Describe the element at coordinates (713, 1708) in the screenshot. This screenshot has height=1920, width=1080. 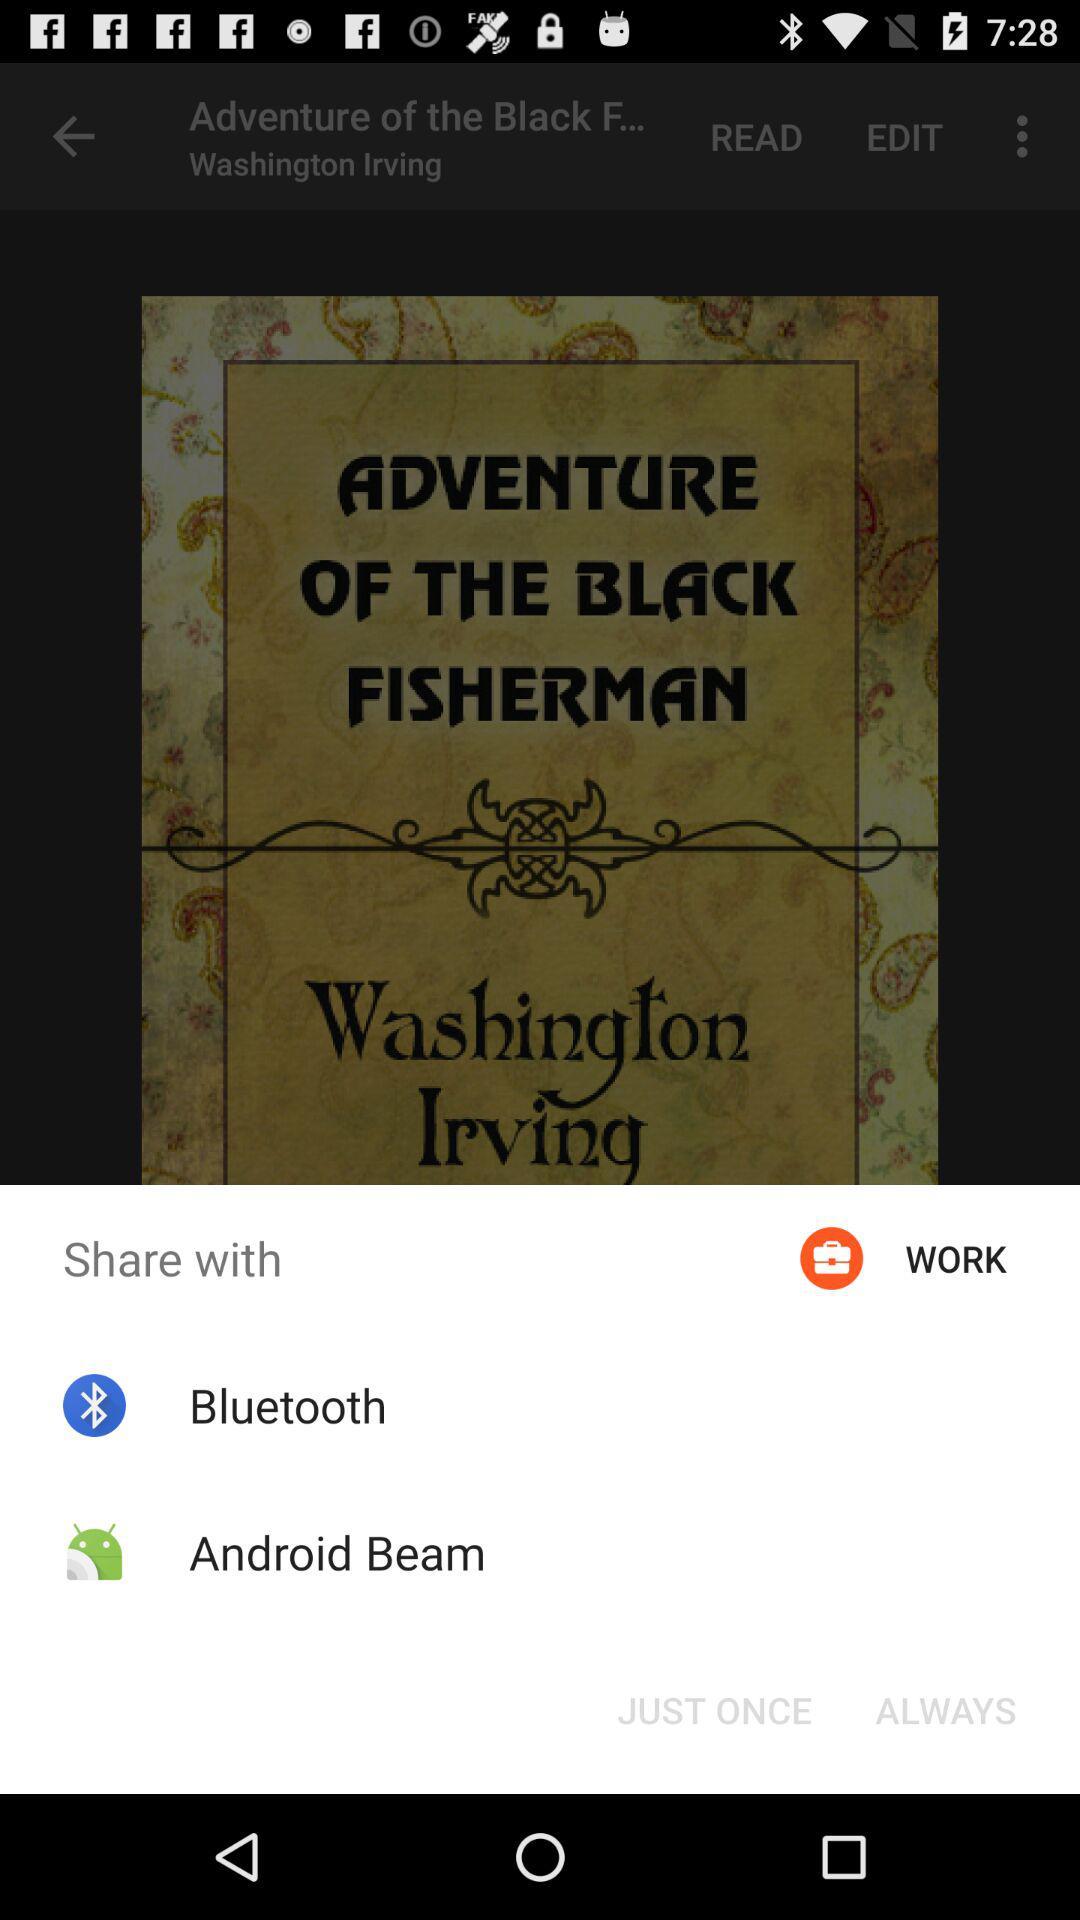
I see `the button at the bottom` at that location.